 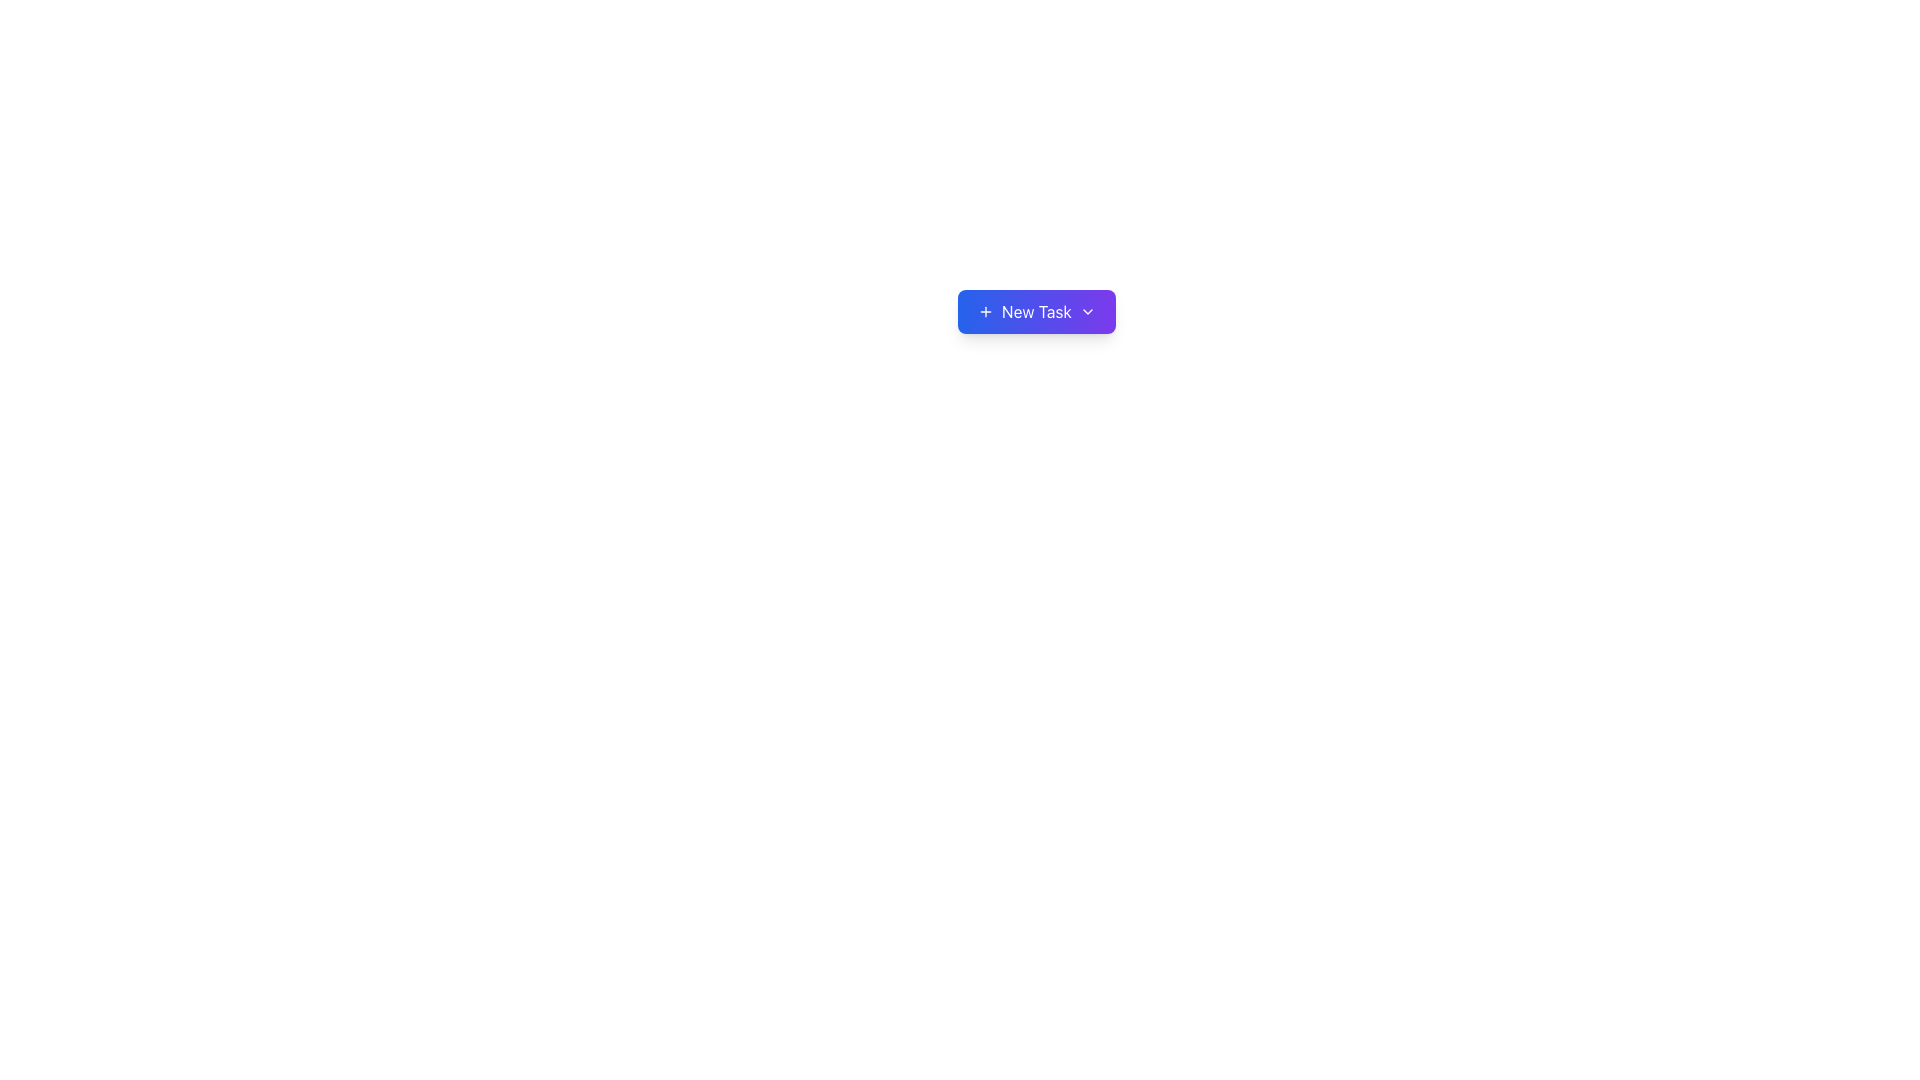 What do you see at coordinates (1086, 312) in the screenshot?
I see `the downward-pointing chevron icon located to the right of the 'New Task' button` at bounding box center [1086, 312].